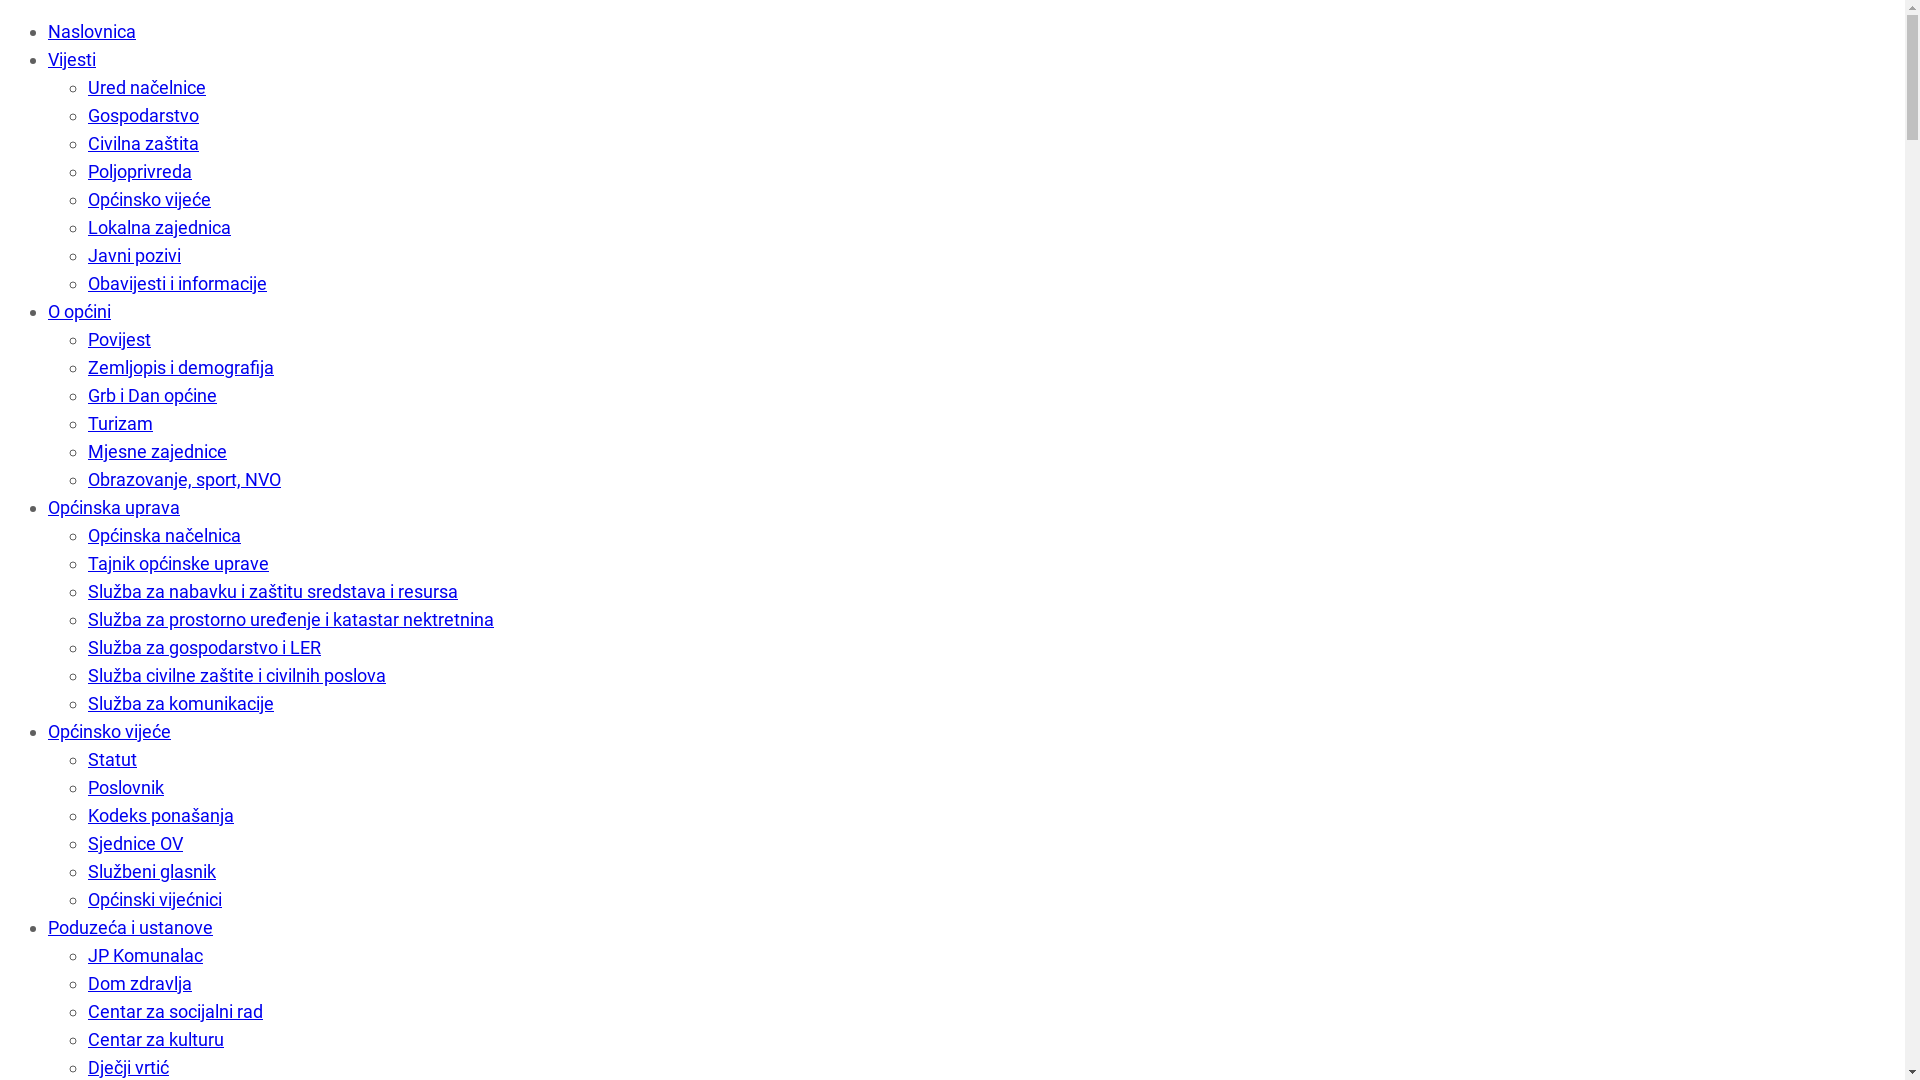 The height and width of the screenshot is (1080, 1920). Describe the element at coordinates (124, 786) in the screenshot. I see `'Poslovnik'` at that location.